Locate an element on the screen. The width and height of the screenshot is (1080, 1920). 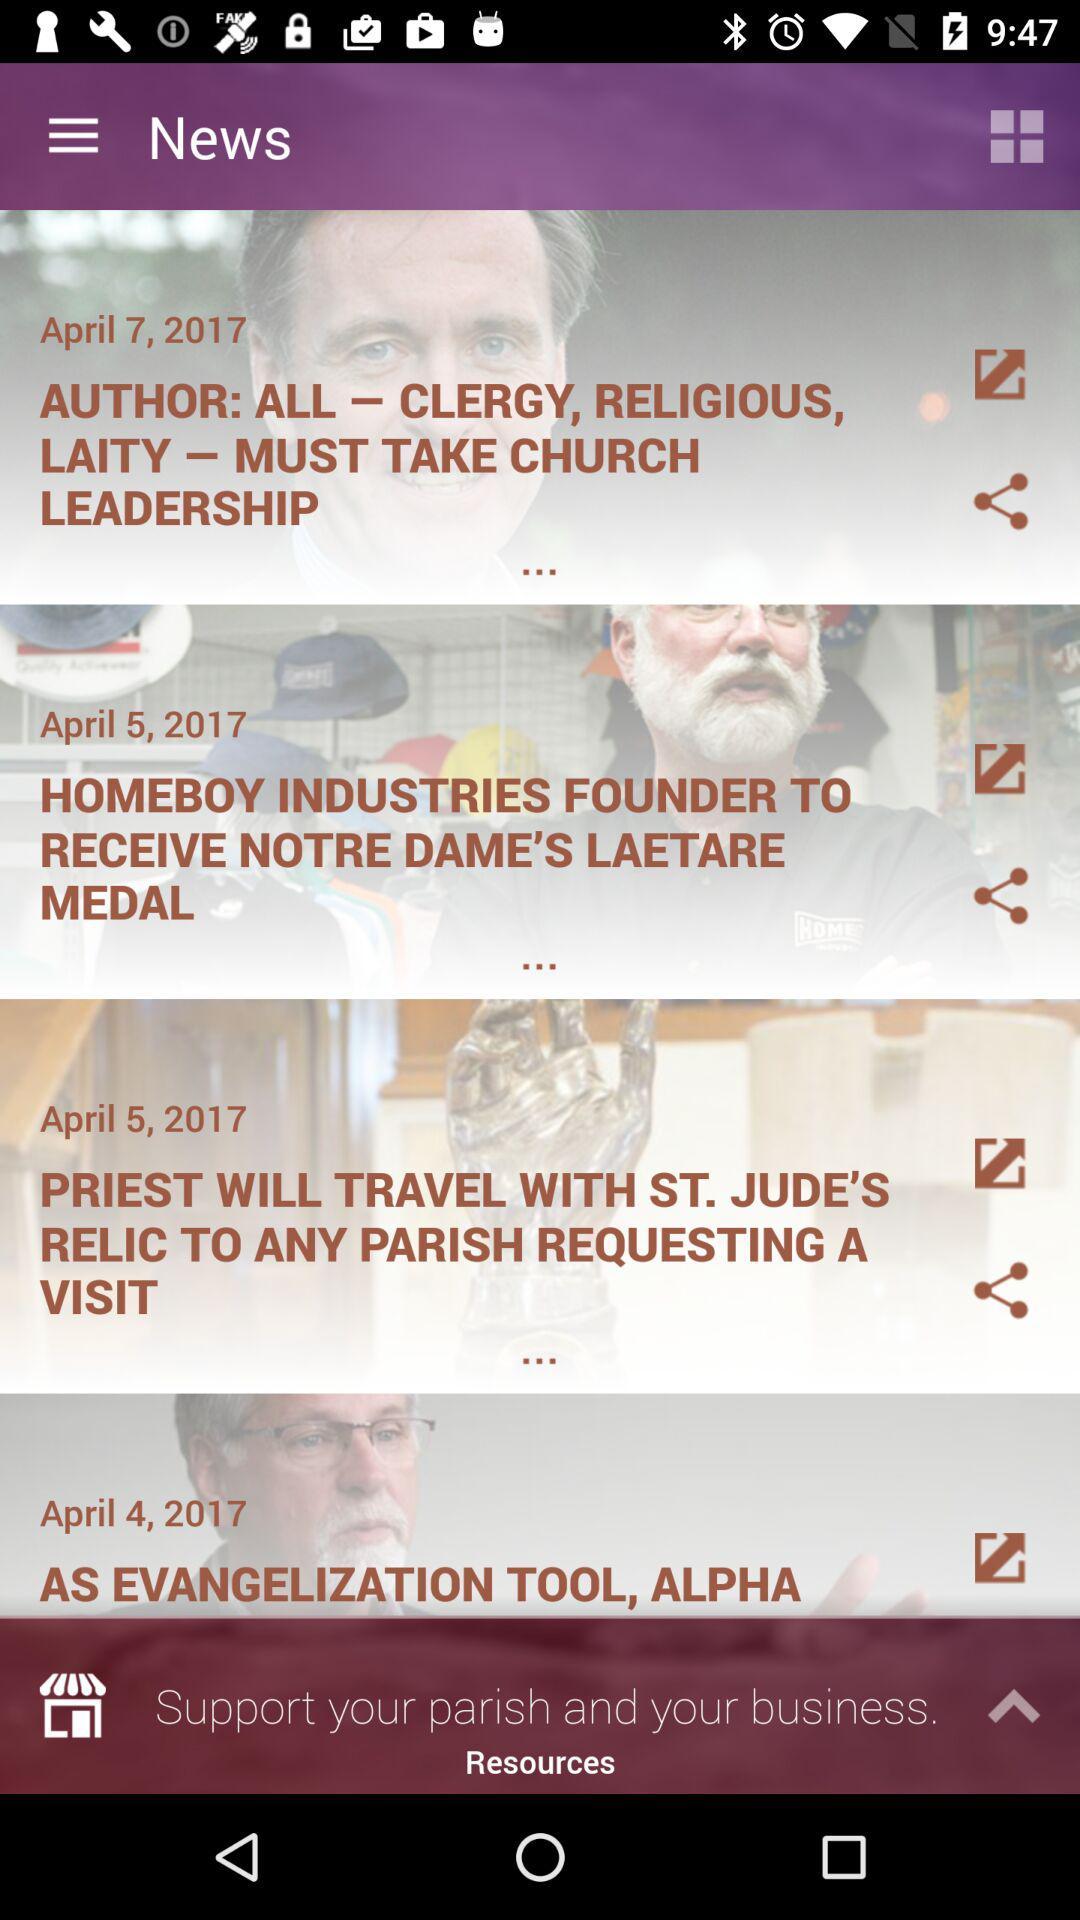
the homeboy industries founder icon is located at coordinates (477, 841).